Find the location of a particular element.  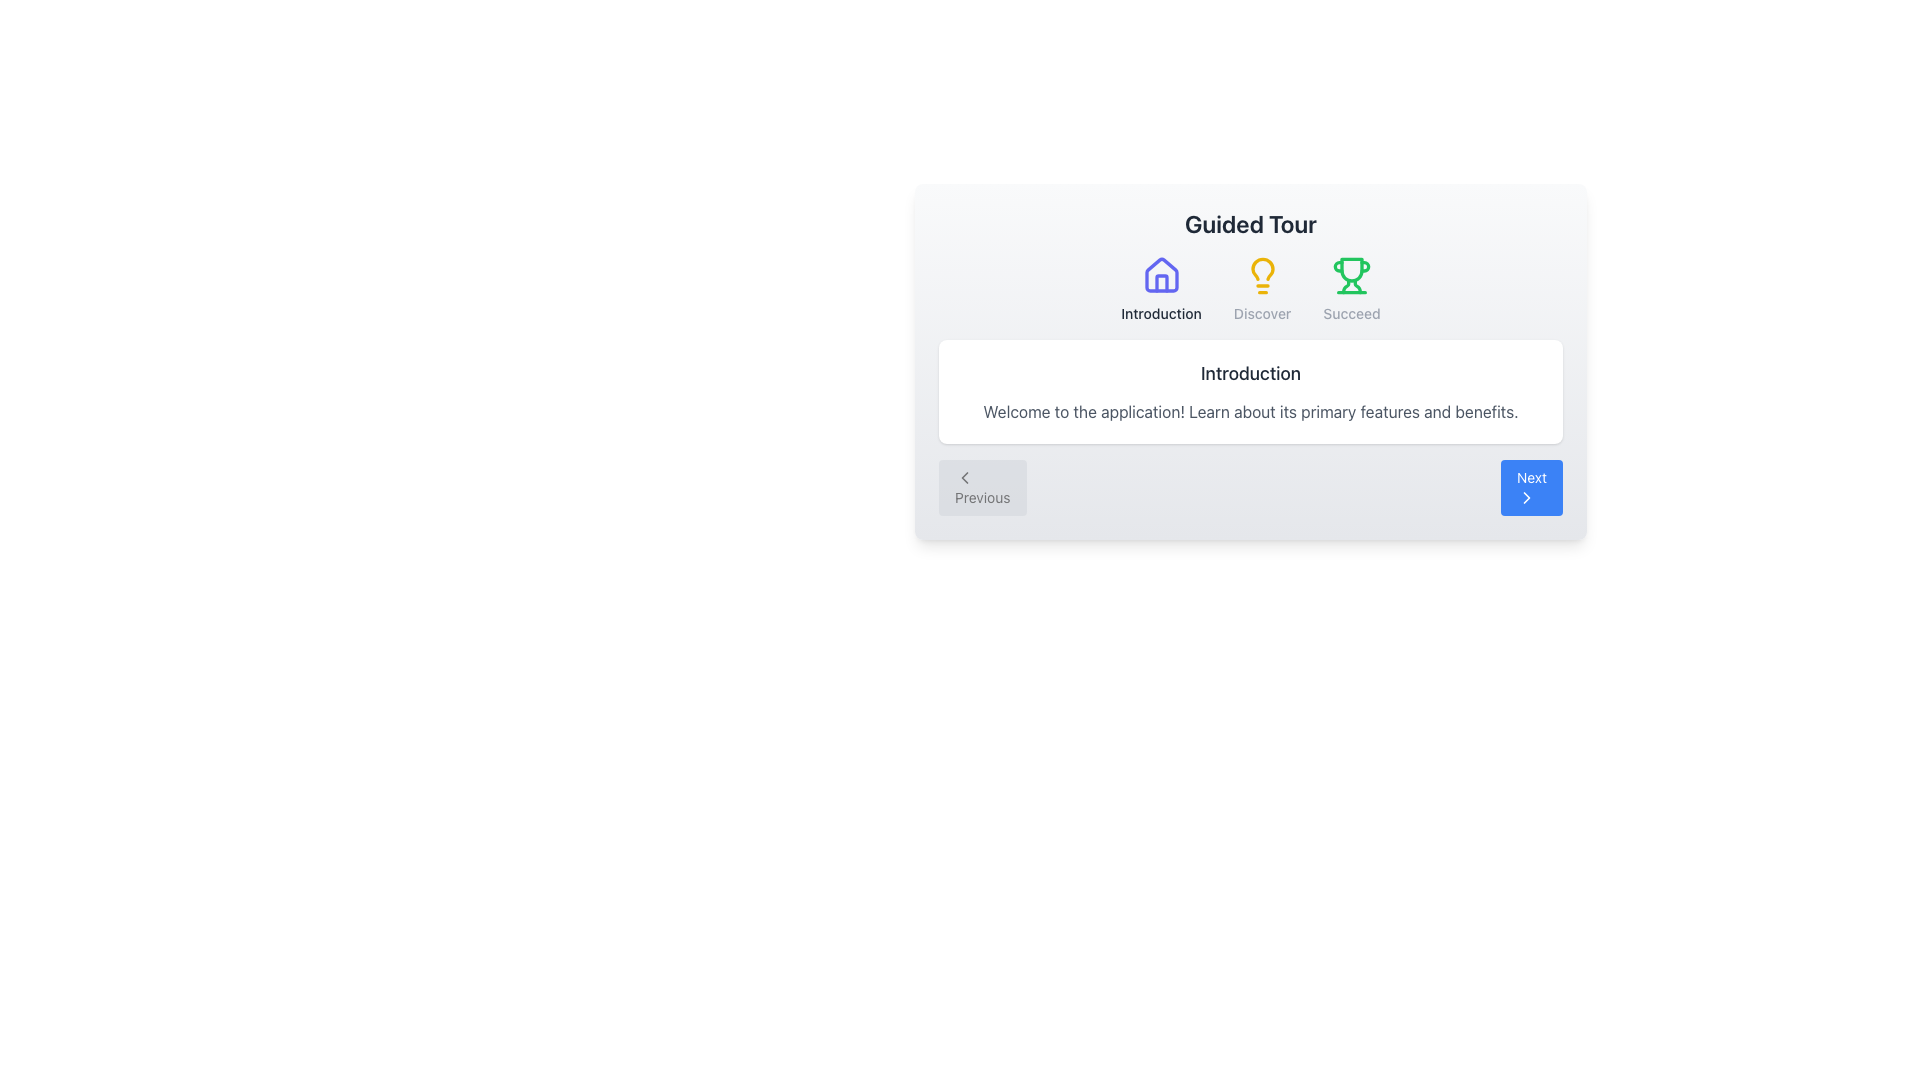

the navigation button located at the bottom-left corner of the navigation section is located at coordinates (982, 488).